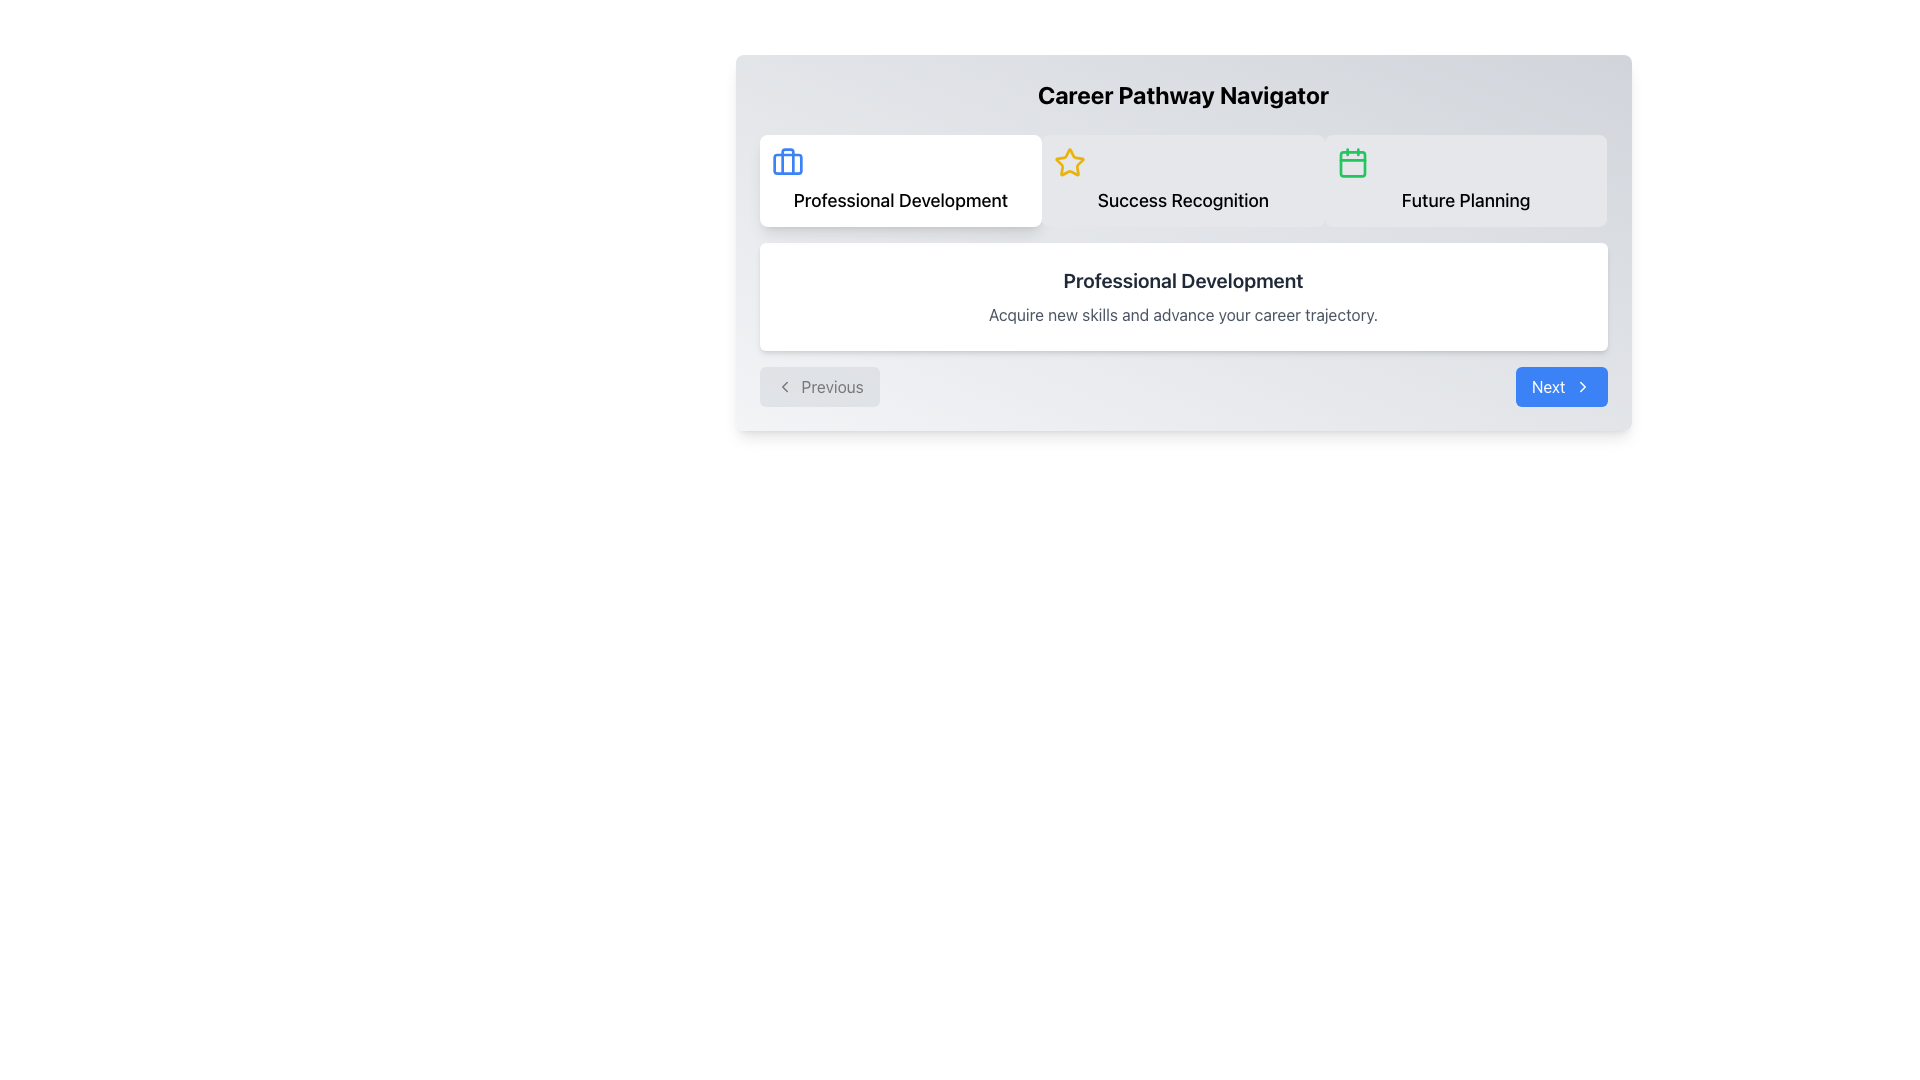 The image size is (1920, 1080). Describe the element at coordinates (1352, 161) in the screenshot. I see `the 'Future Planning' icon located in the top horizontal layout bar, positioned to the right of 'Professional Development' and 'Success Recognition'` at that location.